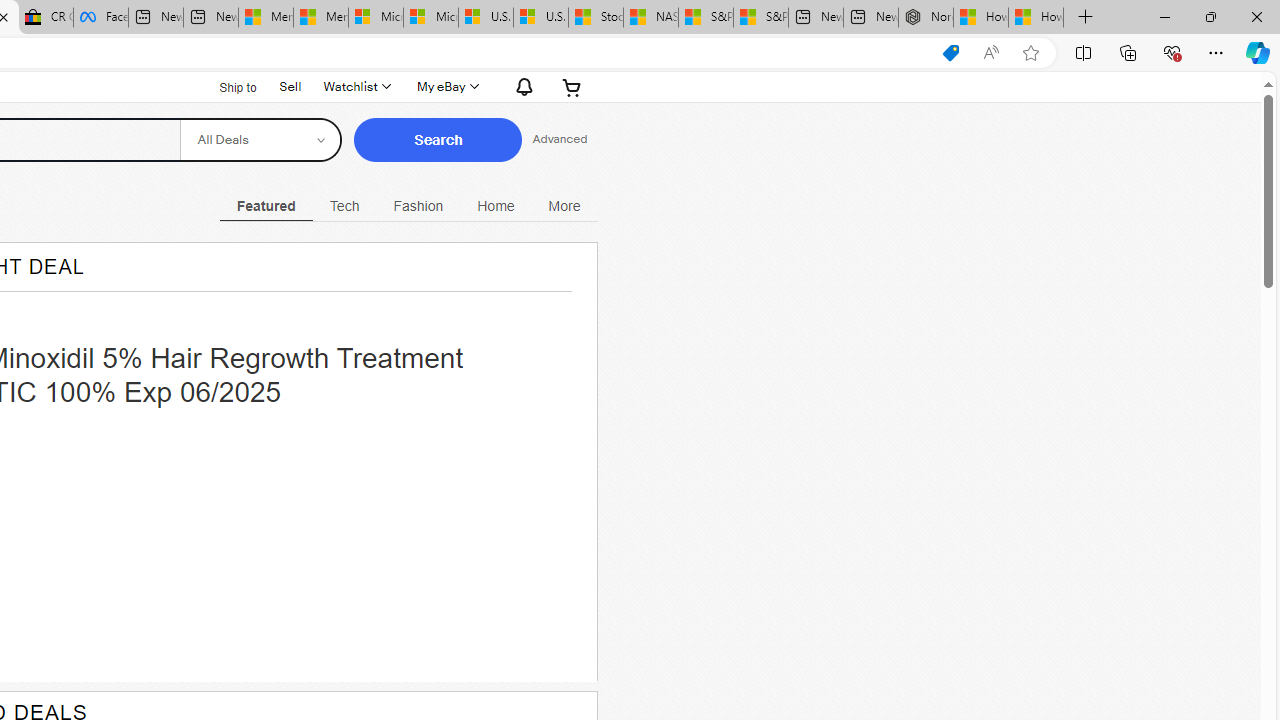 This screenshot has width=1280, height=720. Describe the element at coordinates (225, 85) in the screenshot. I see `'Ship to'` at that location.